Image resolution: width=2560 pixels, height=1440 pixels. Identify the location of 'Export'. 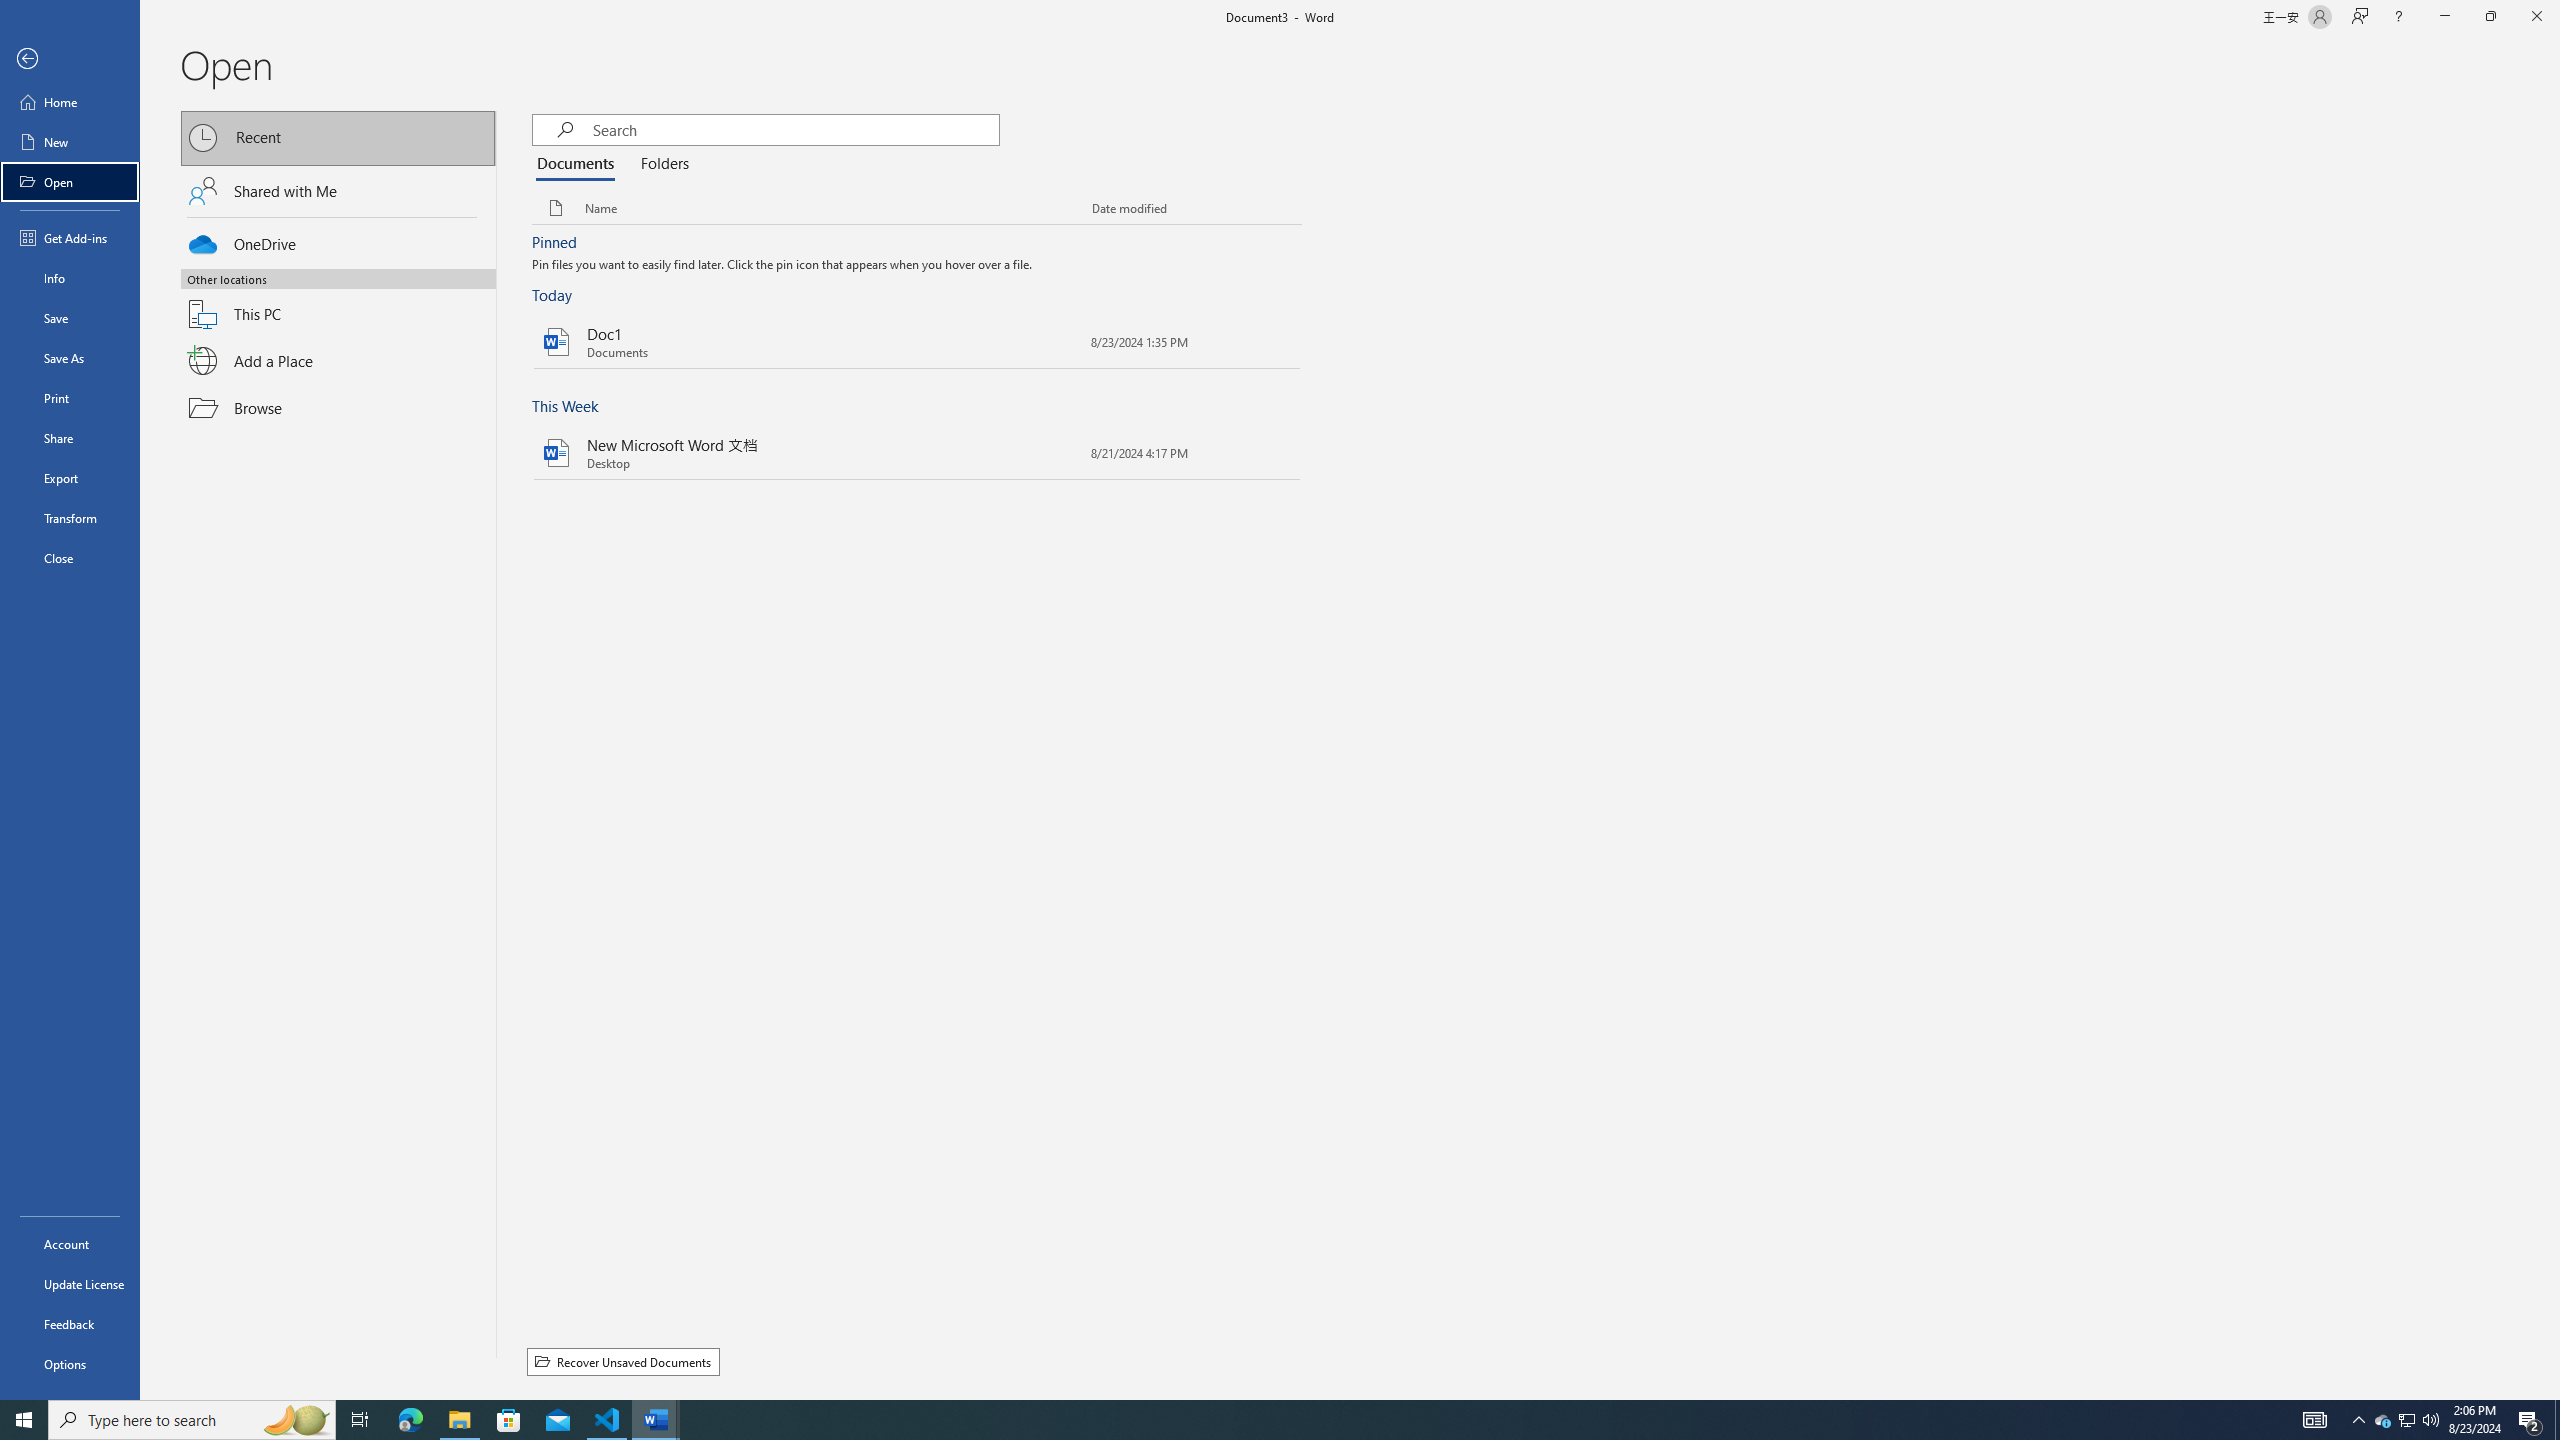
(69, 478).